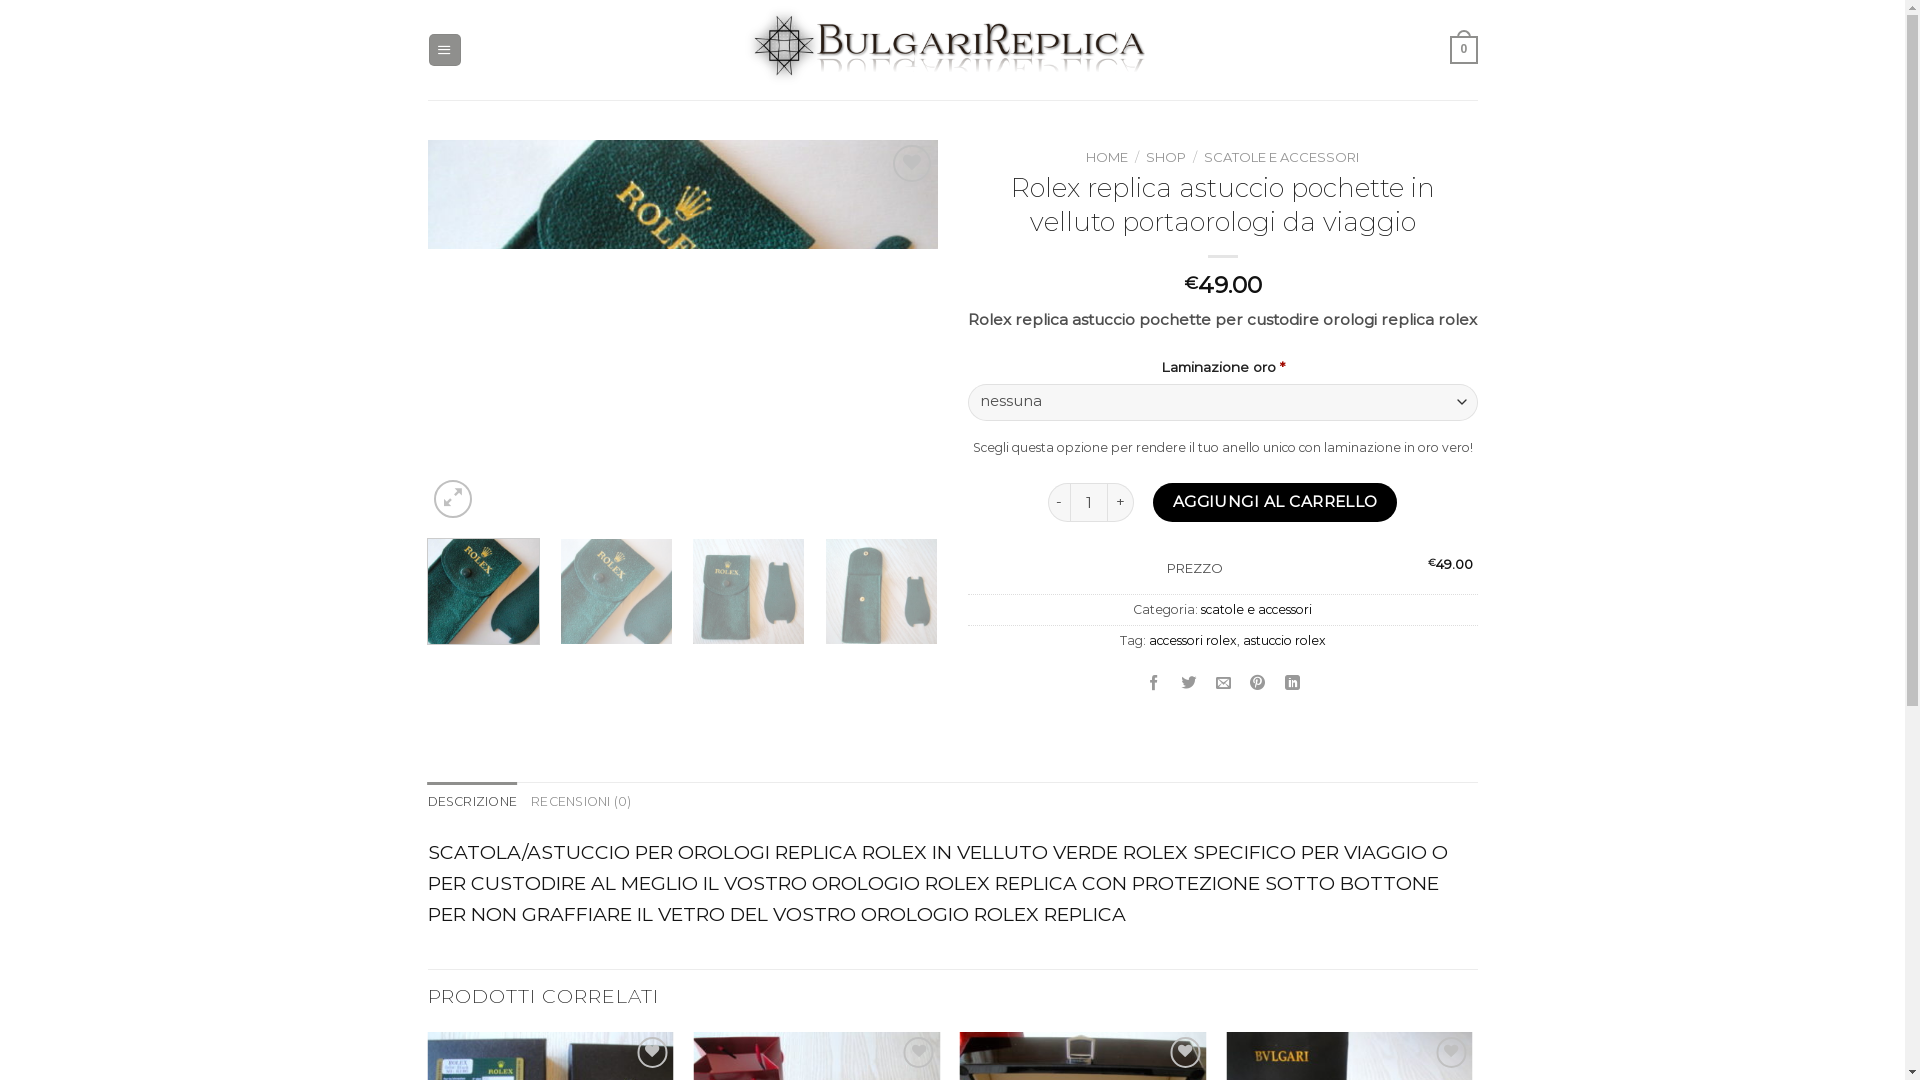  I want to click on 'Pin su Pinterest', so click(1241, 682).